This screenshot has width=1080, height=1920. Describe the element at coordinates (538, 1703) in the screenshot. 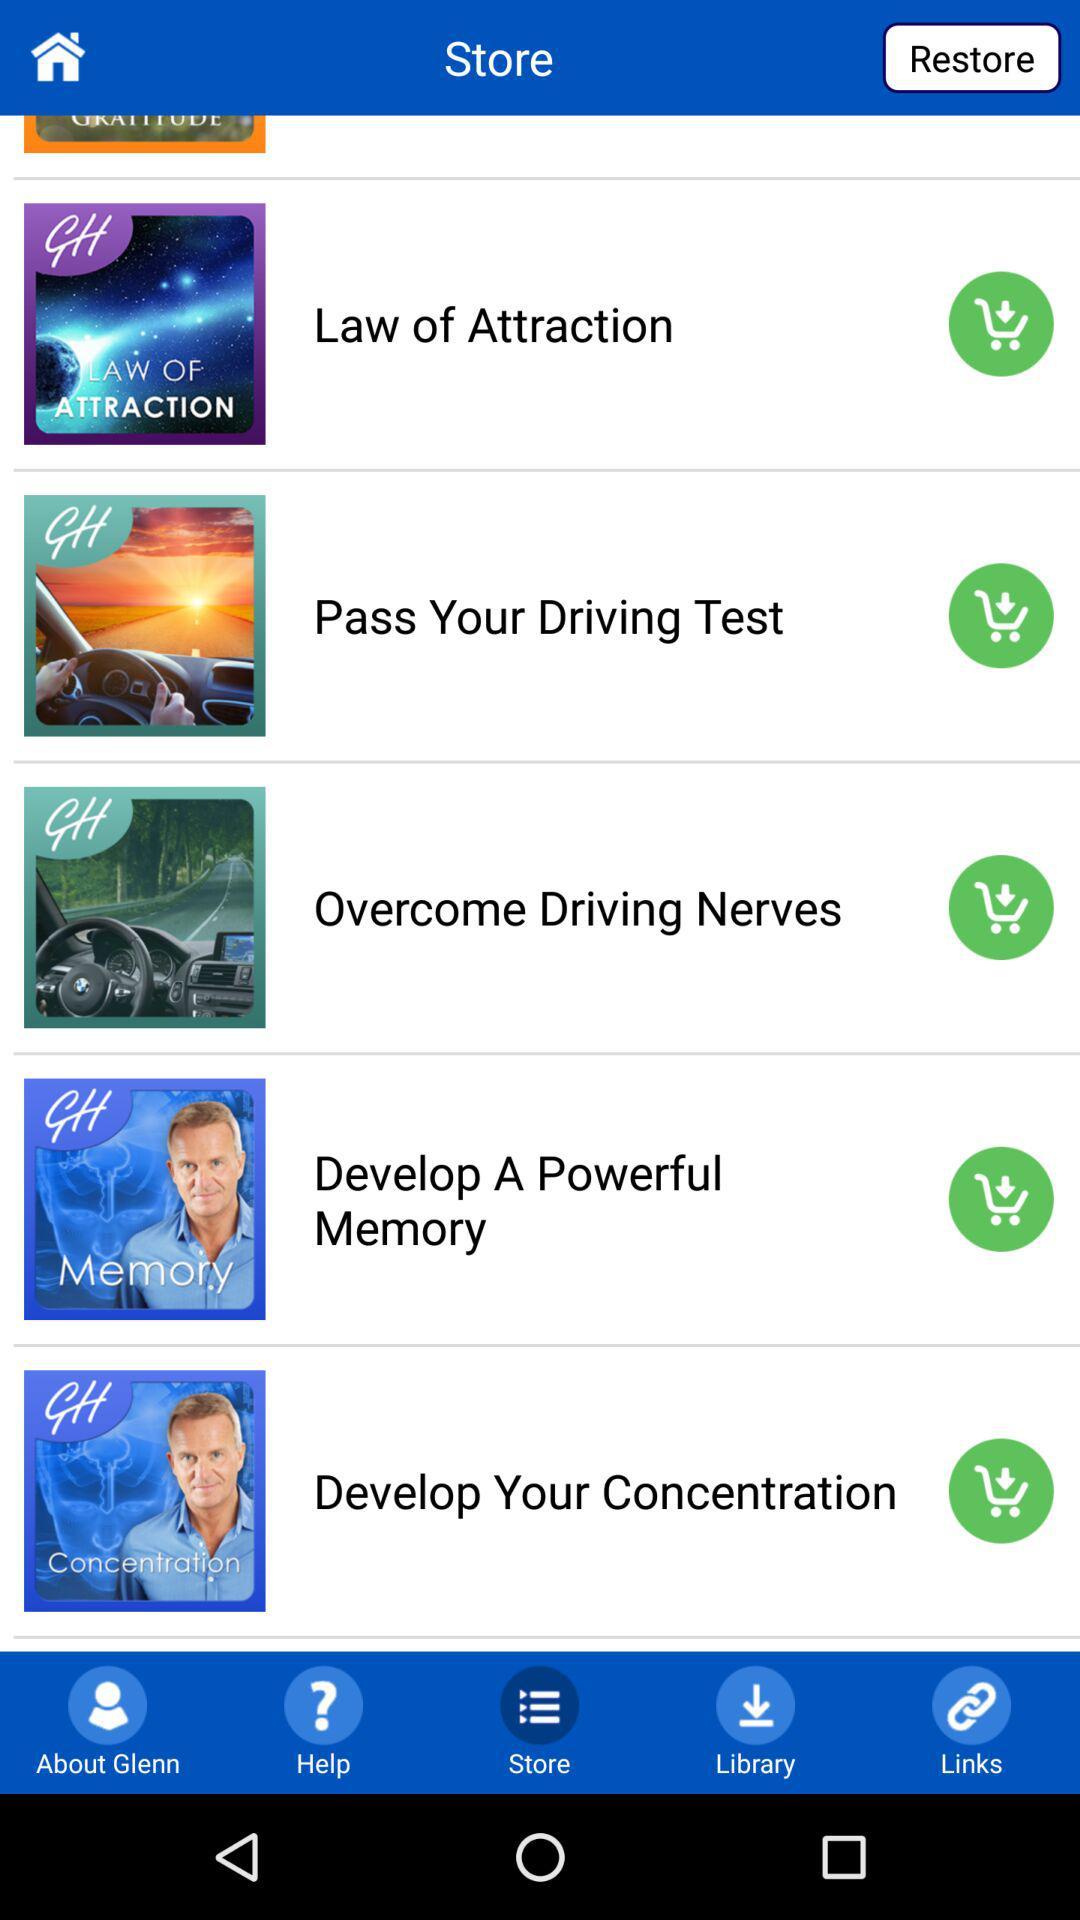

I see `the store image option` at that location.